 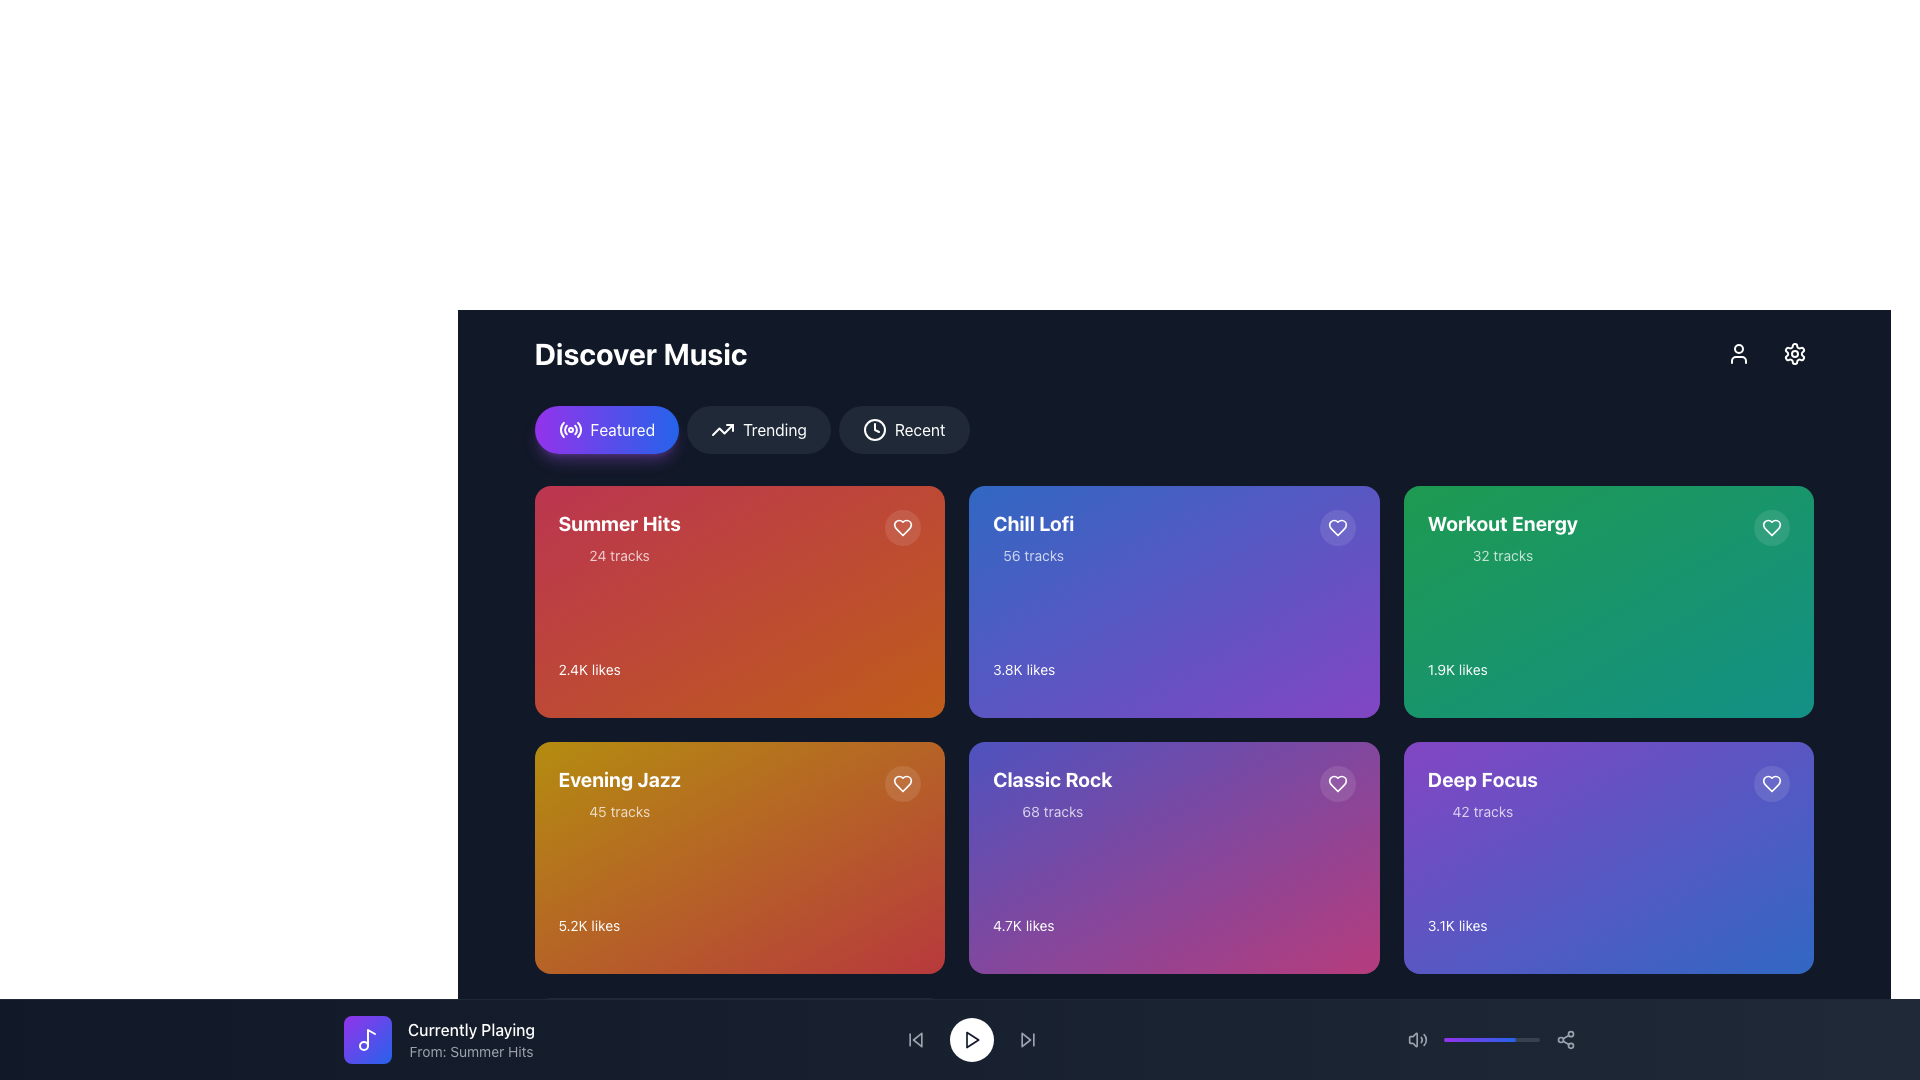 I want to click on the text label displaying '4.7K likes' at the bottom center of the 'Classic Rock' card in the 'Discover Music' section, so click(x=1023, y=925).